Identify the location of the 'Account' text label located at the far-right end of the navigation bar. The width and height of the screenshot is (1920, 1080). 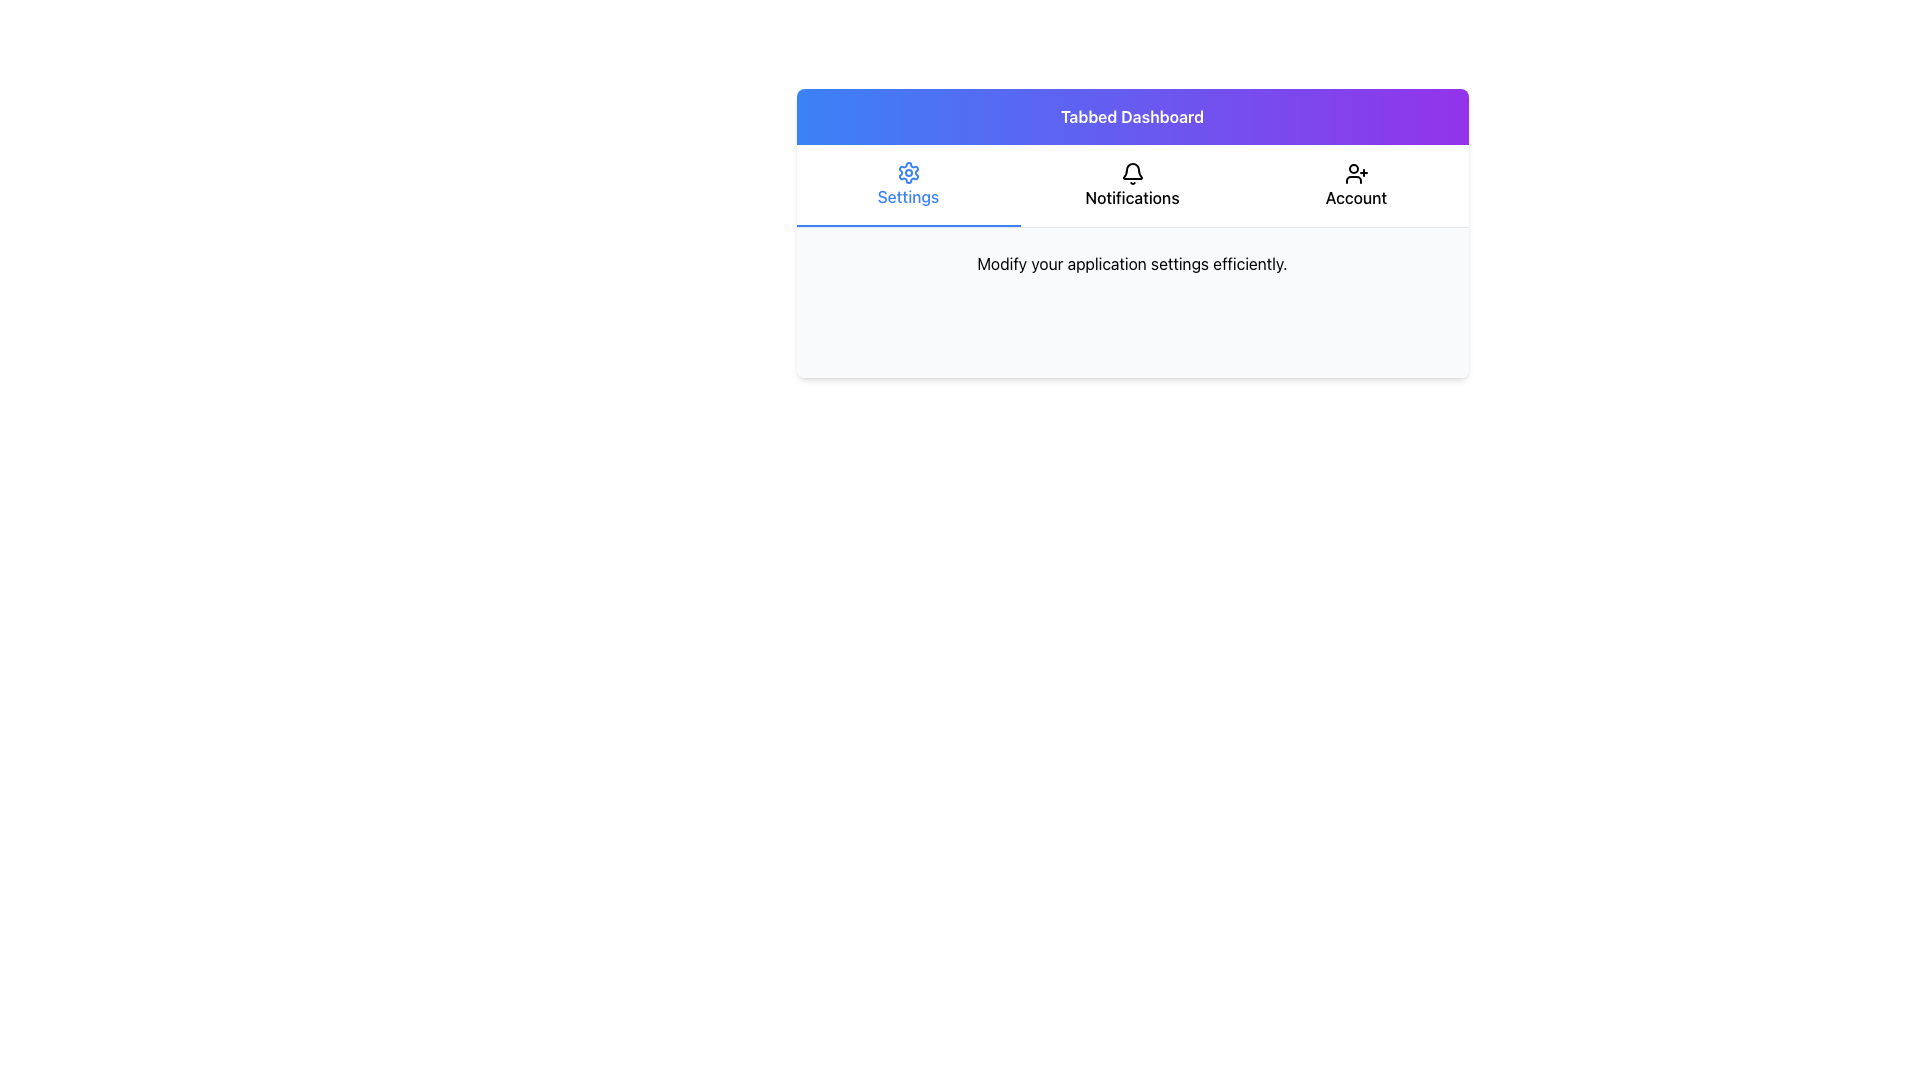
(1356, 197).